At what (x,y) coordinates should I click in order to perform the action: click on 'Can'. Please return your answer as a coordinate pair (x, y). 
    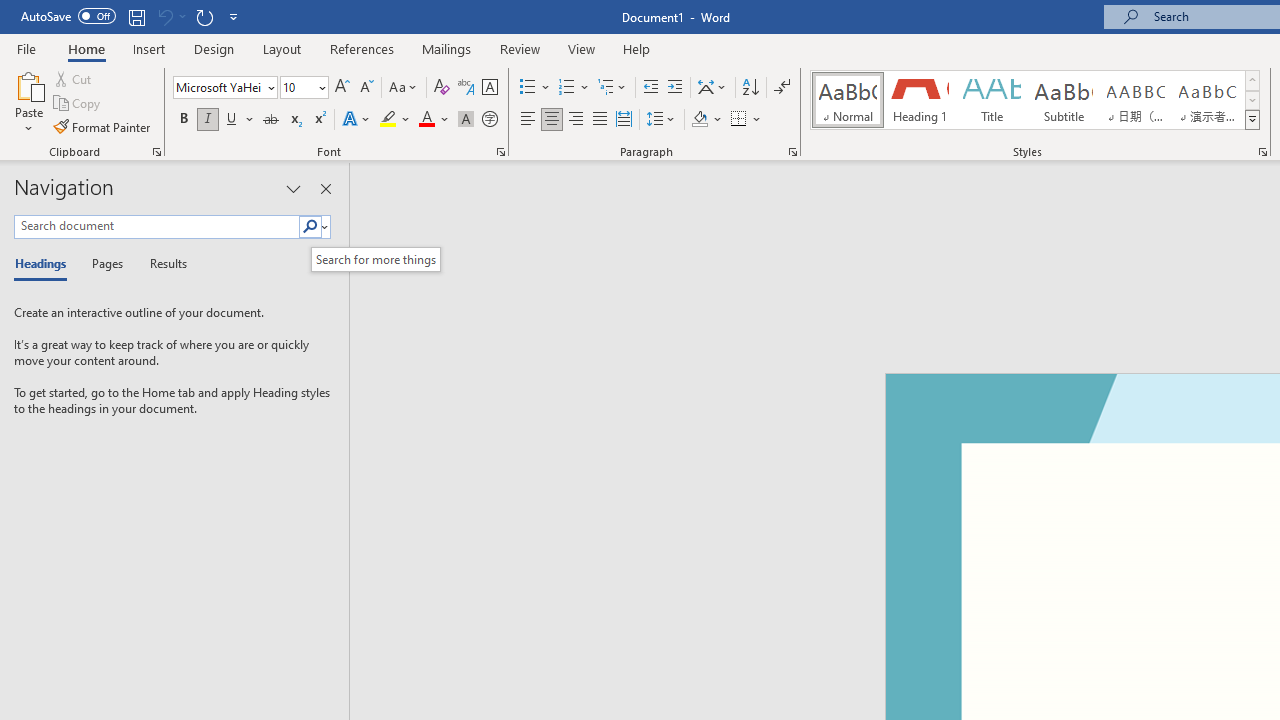
    Looking at the image, I should click on (170, 16).